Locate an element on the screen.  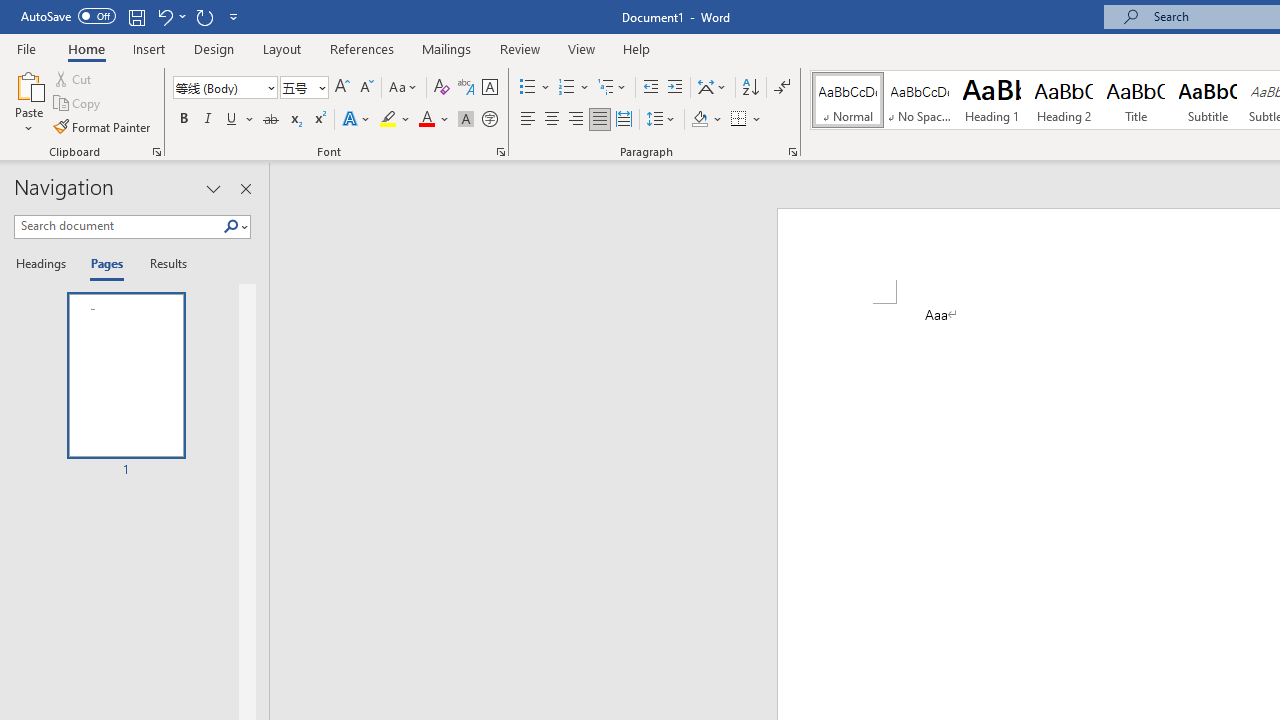
'Text Highlight Color' is located at coordinates (395, 119).